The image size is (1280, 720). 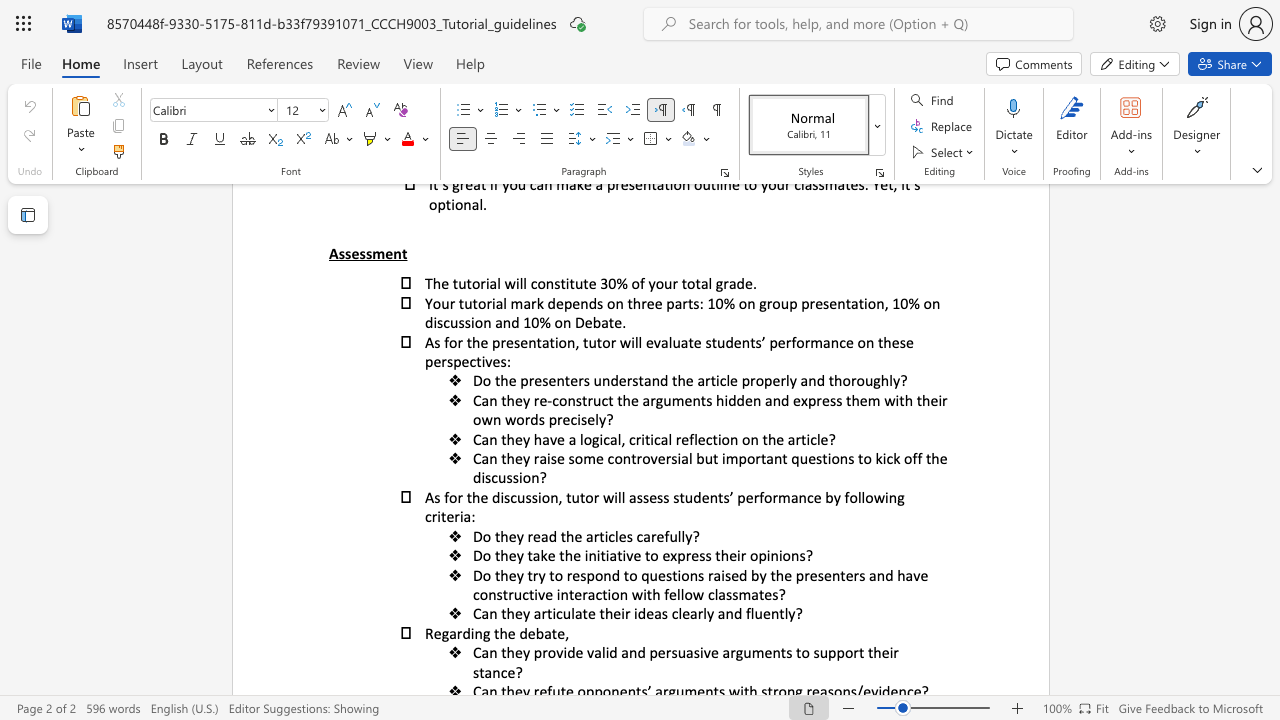 I want to click on the subset text "ey provide valid and persuasive arguments to" within the text "Can they provide valid and persuasive arguments to support their stance?", so click(x=514, y=652).